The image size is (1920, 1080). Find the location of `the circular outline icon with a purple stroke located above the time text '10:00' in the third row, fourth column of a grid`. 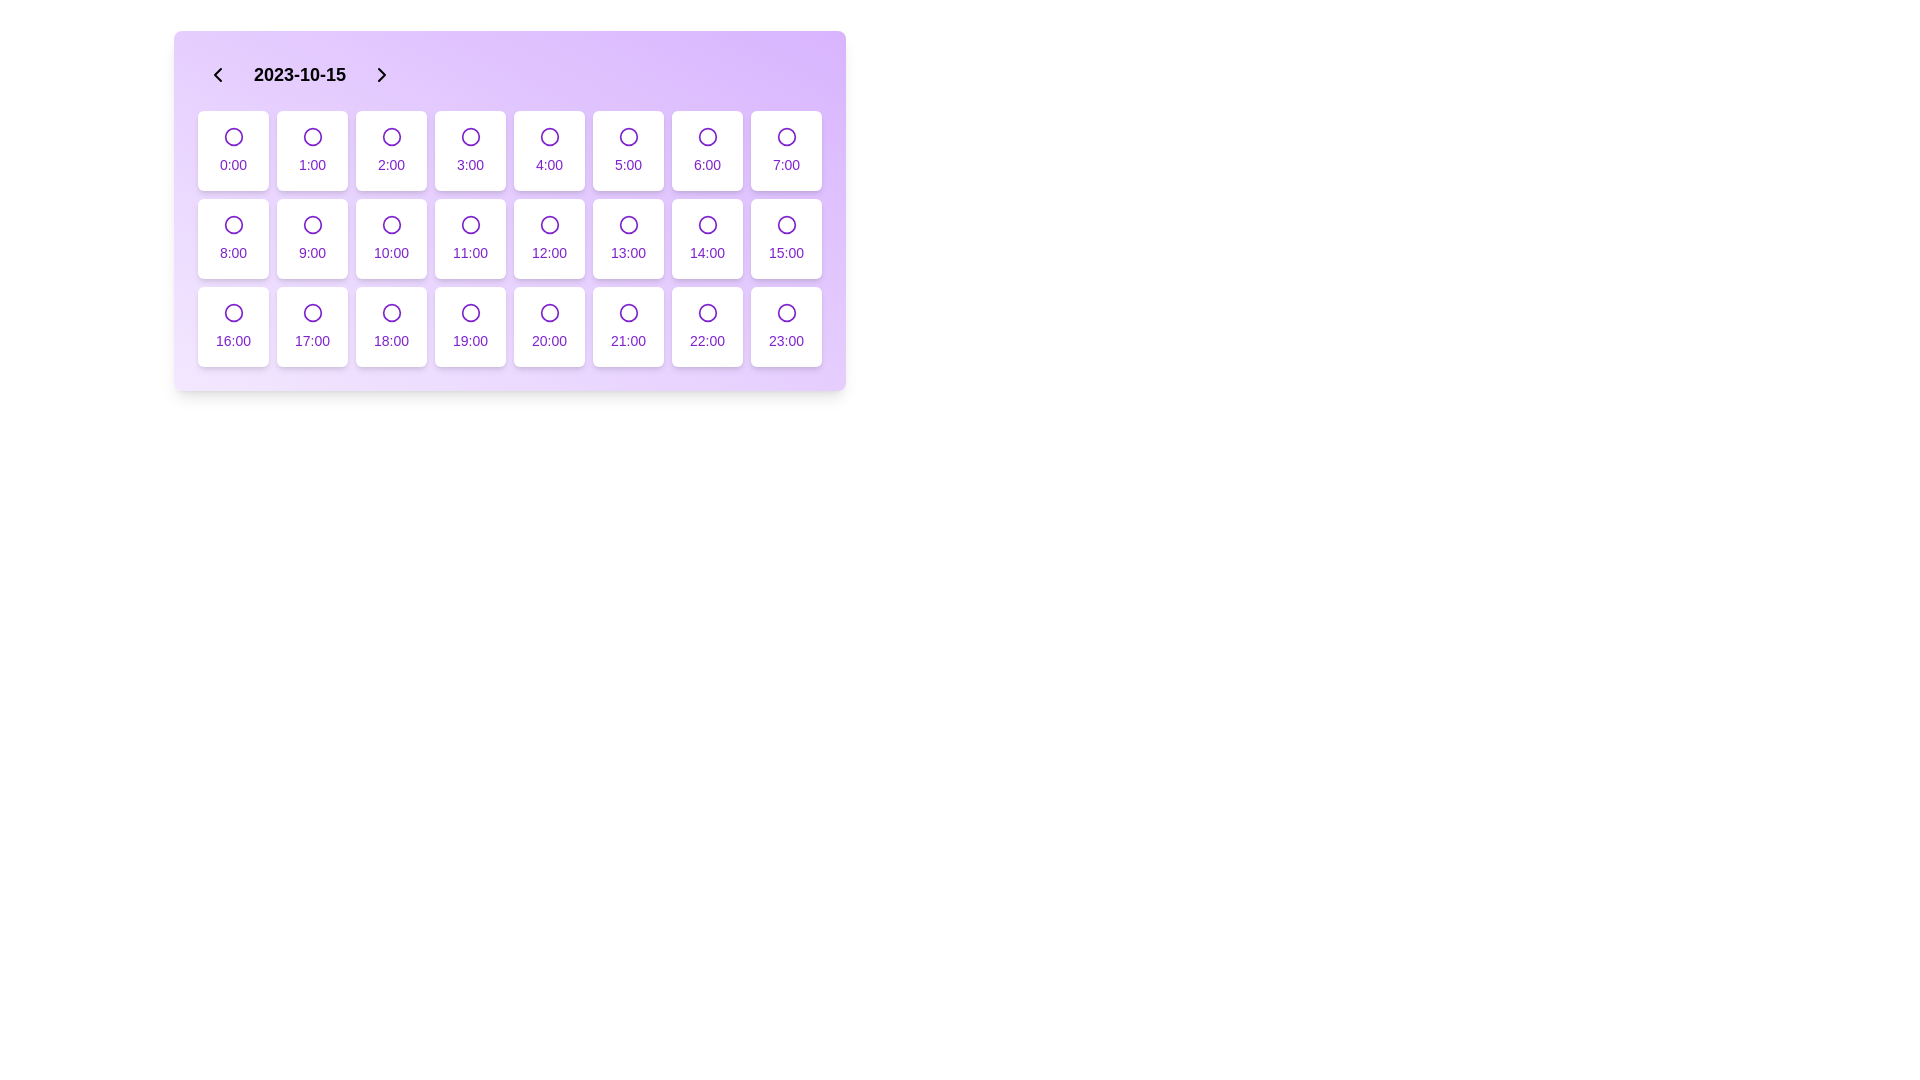

the circular outline icon with a purple stroke located above the time text '10:00' in the third row, fourth column of a grid is located at coordinates (391, 224).